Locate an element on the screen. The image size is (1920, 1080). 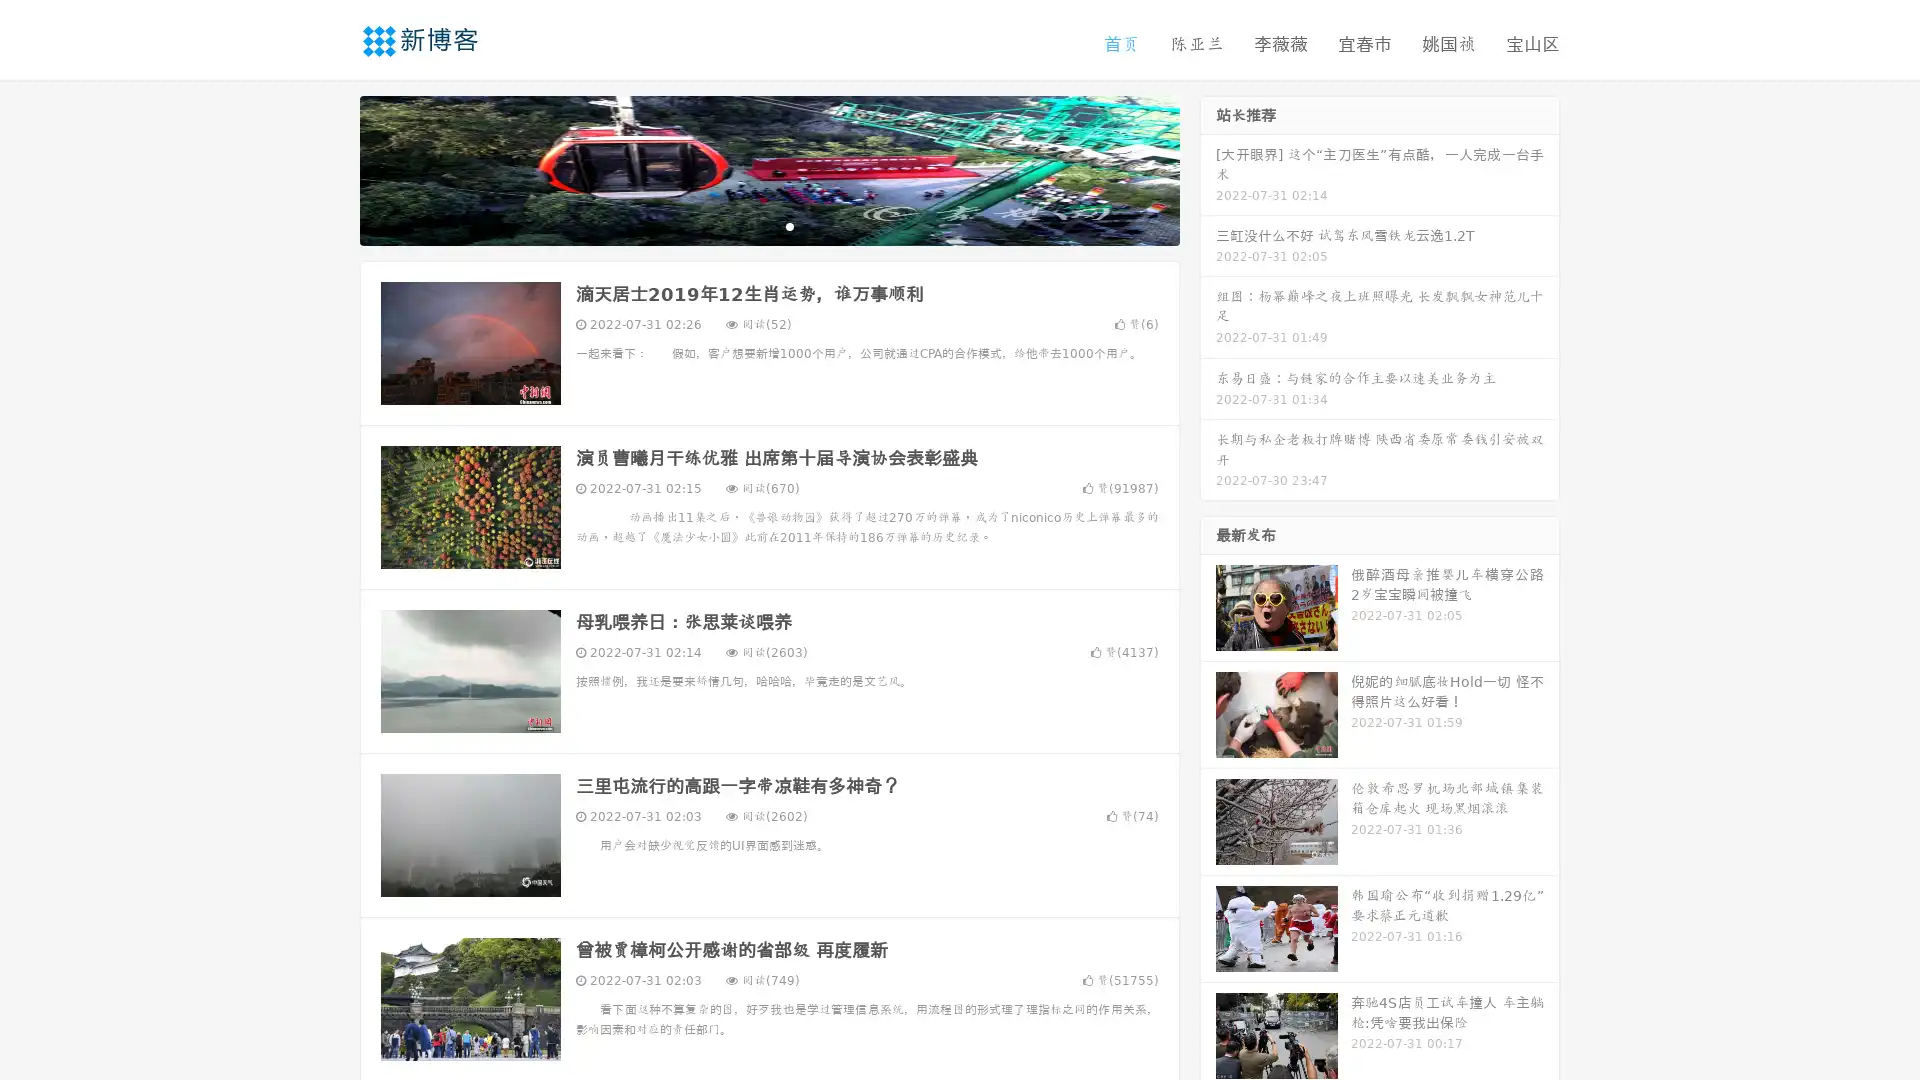
Go to slide 2 is located at coordinates (768, 225).